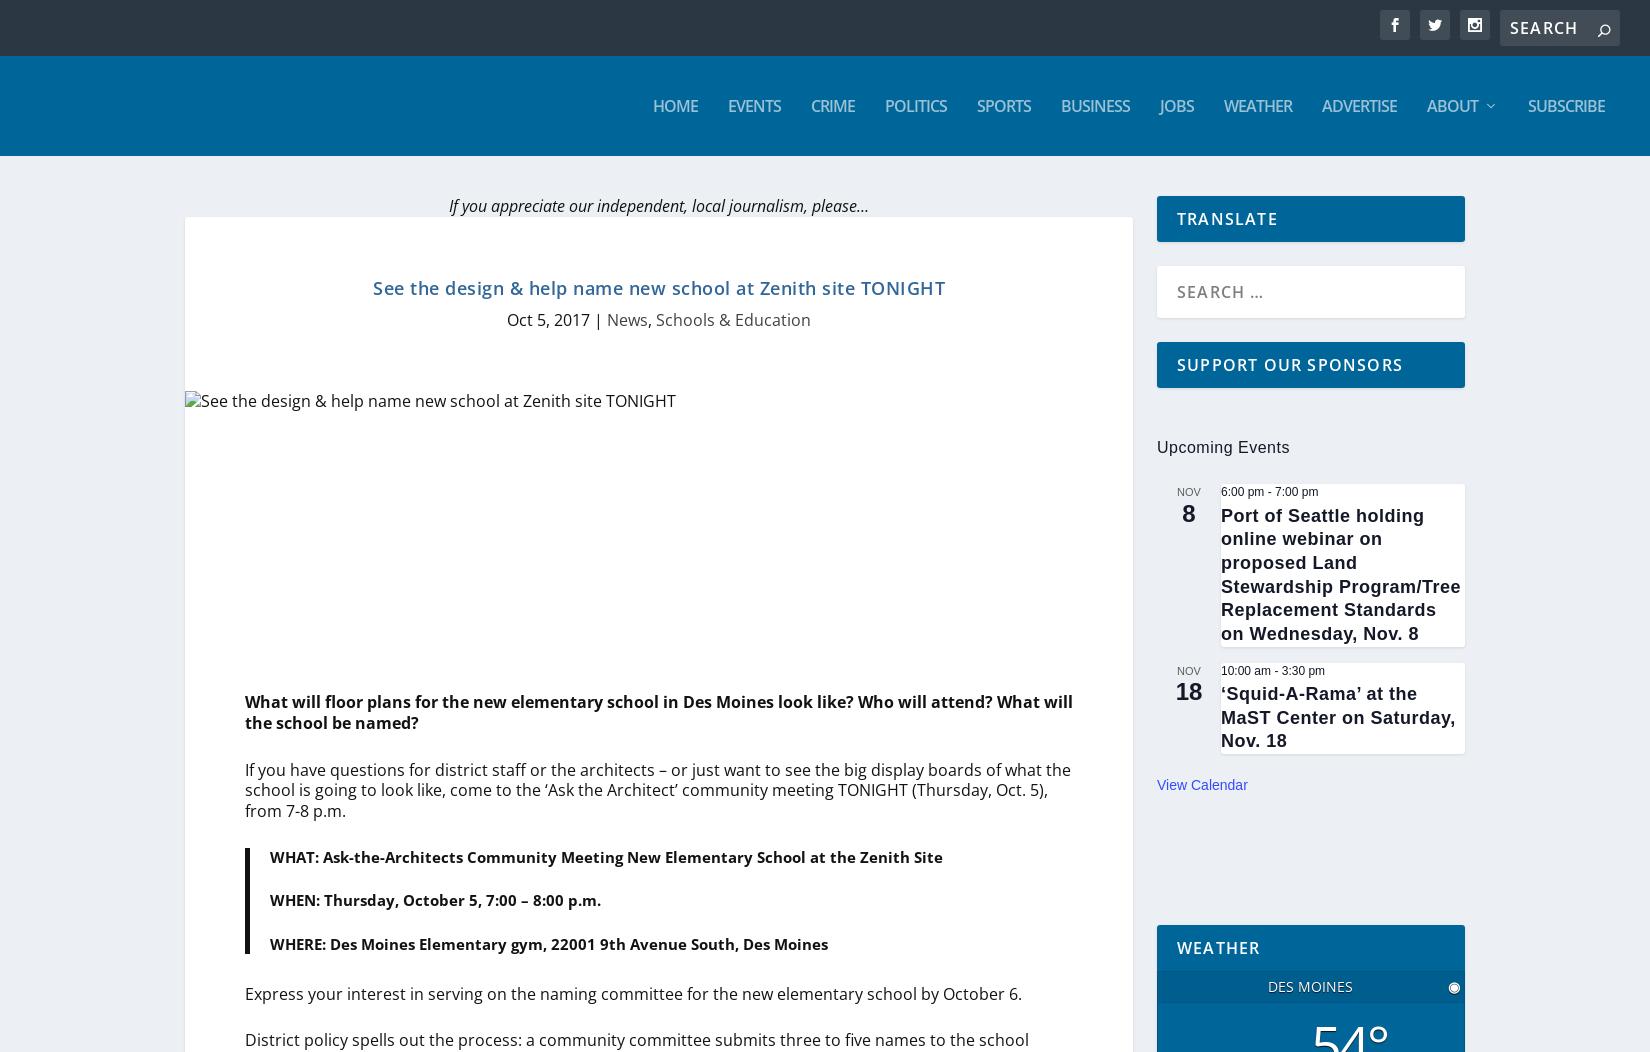 This screenshot has width=1650, height=1052. Describe the element at coordinates (1336, 717) in the screenshot. I see `'‘Squid-A-Rama’ at the MaST Center on Saturday, Nov. 18'` at that location.